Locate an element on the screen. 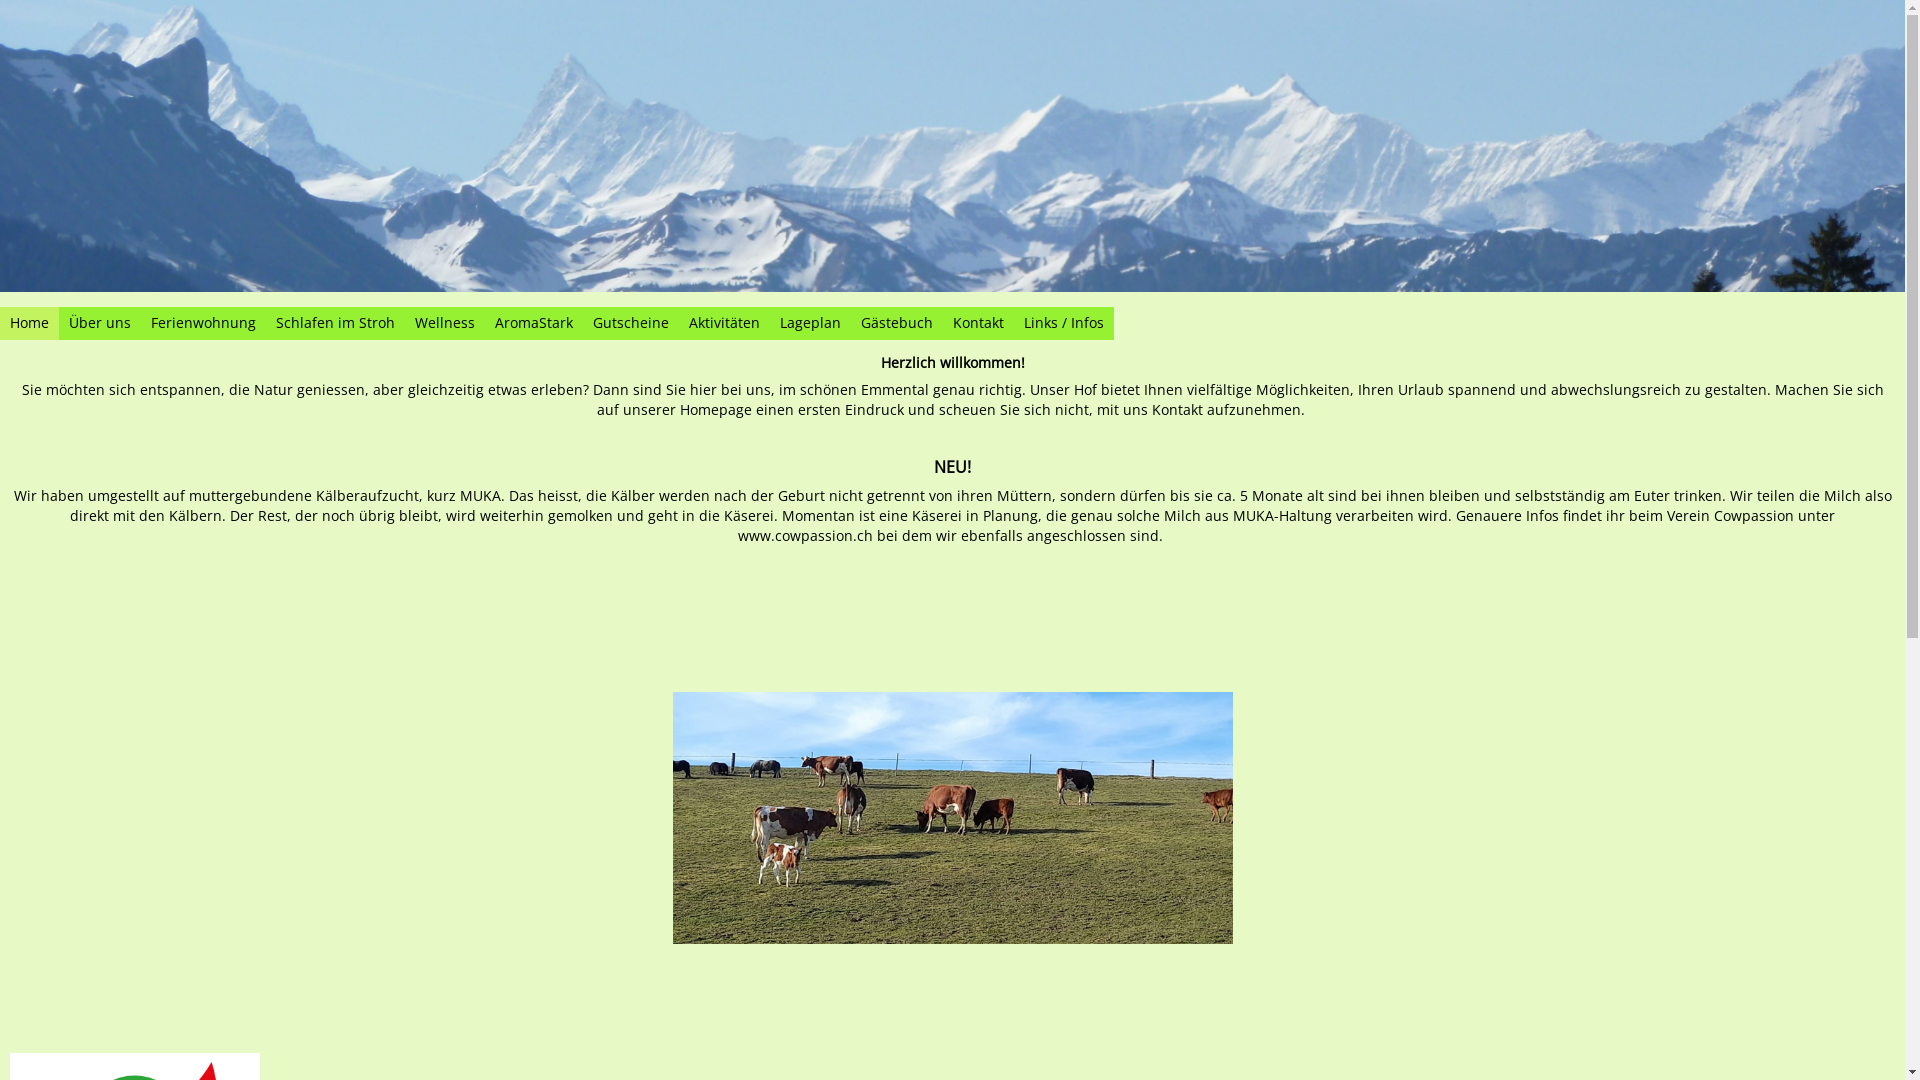 The width and height of the screenshot is (1920, 1080). 'Wellness' is located at coordinates (444, 322).